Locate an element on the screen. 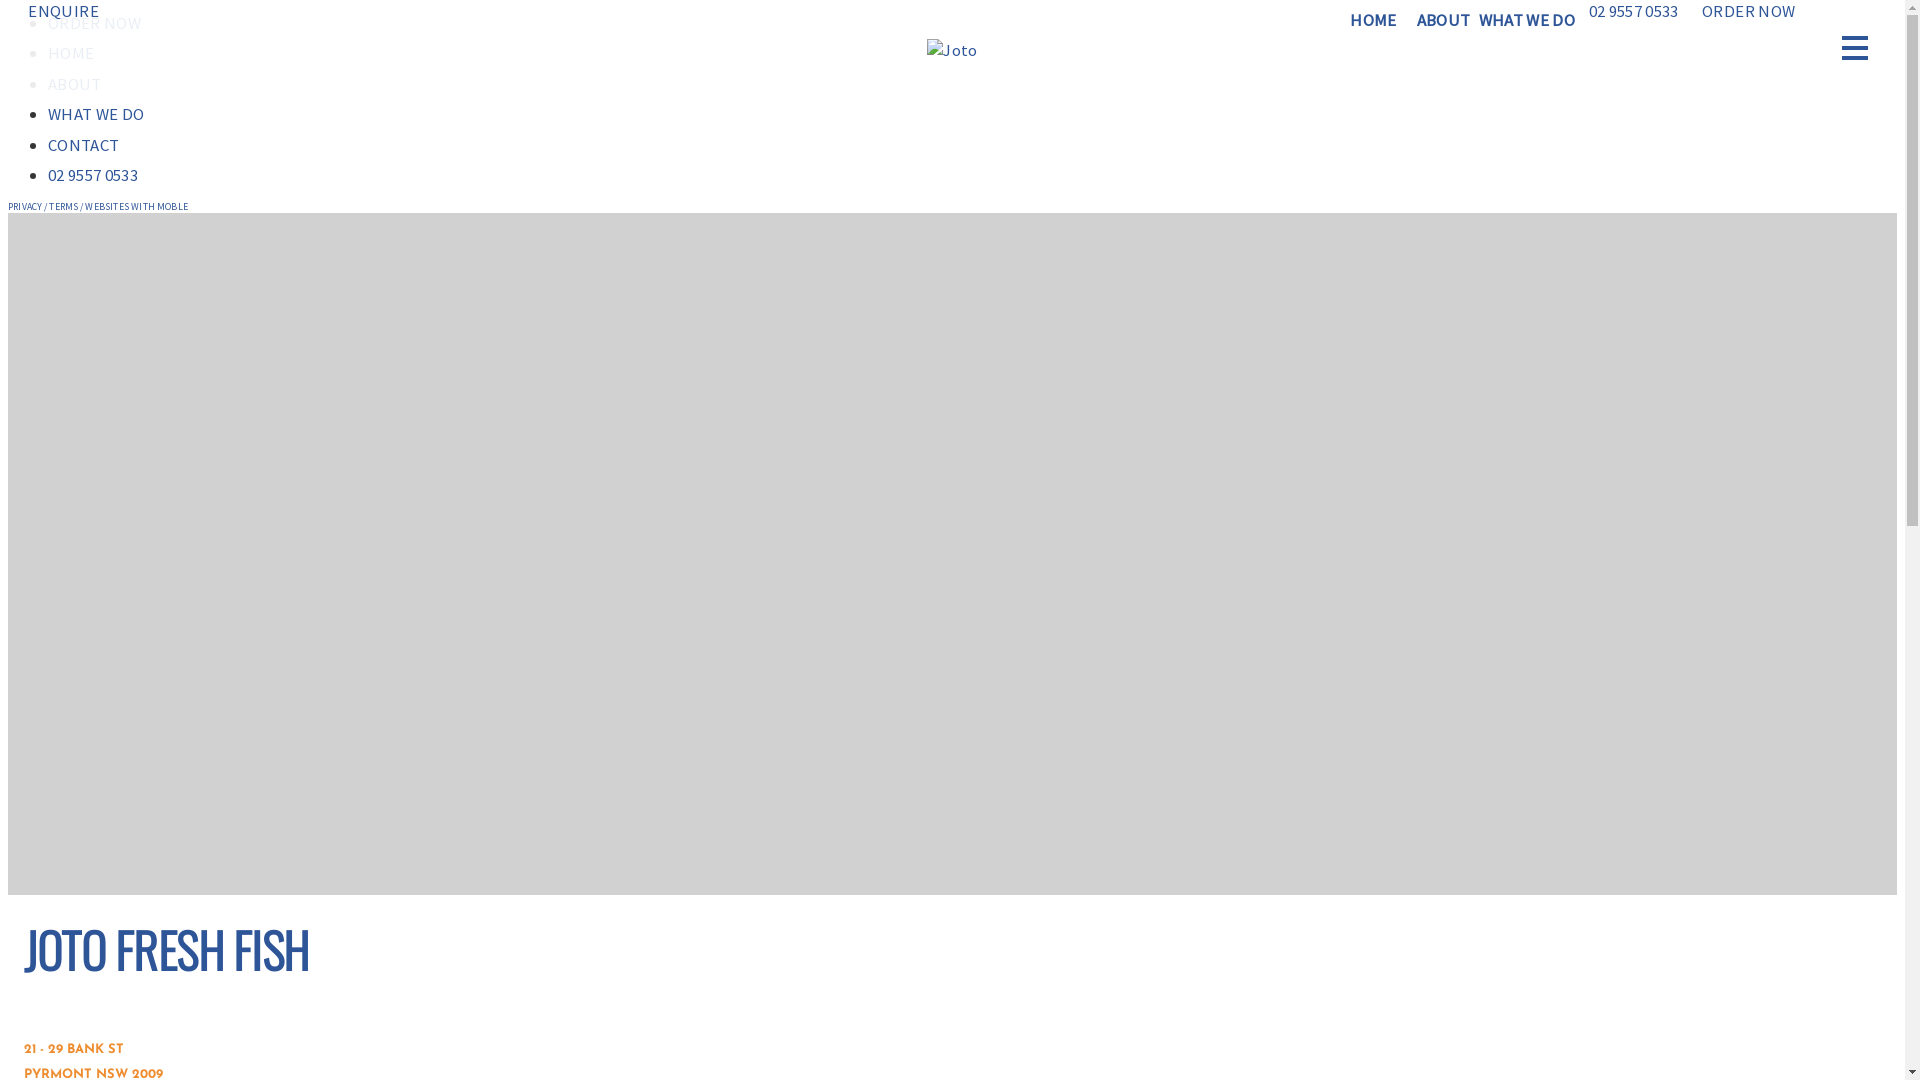 Image resolution: width=1920 pixels, height=1080 pixels. 'CONTACT' is located at coordinates (82, 144).